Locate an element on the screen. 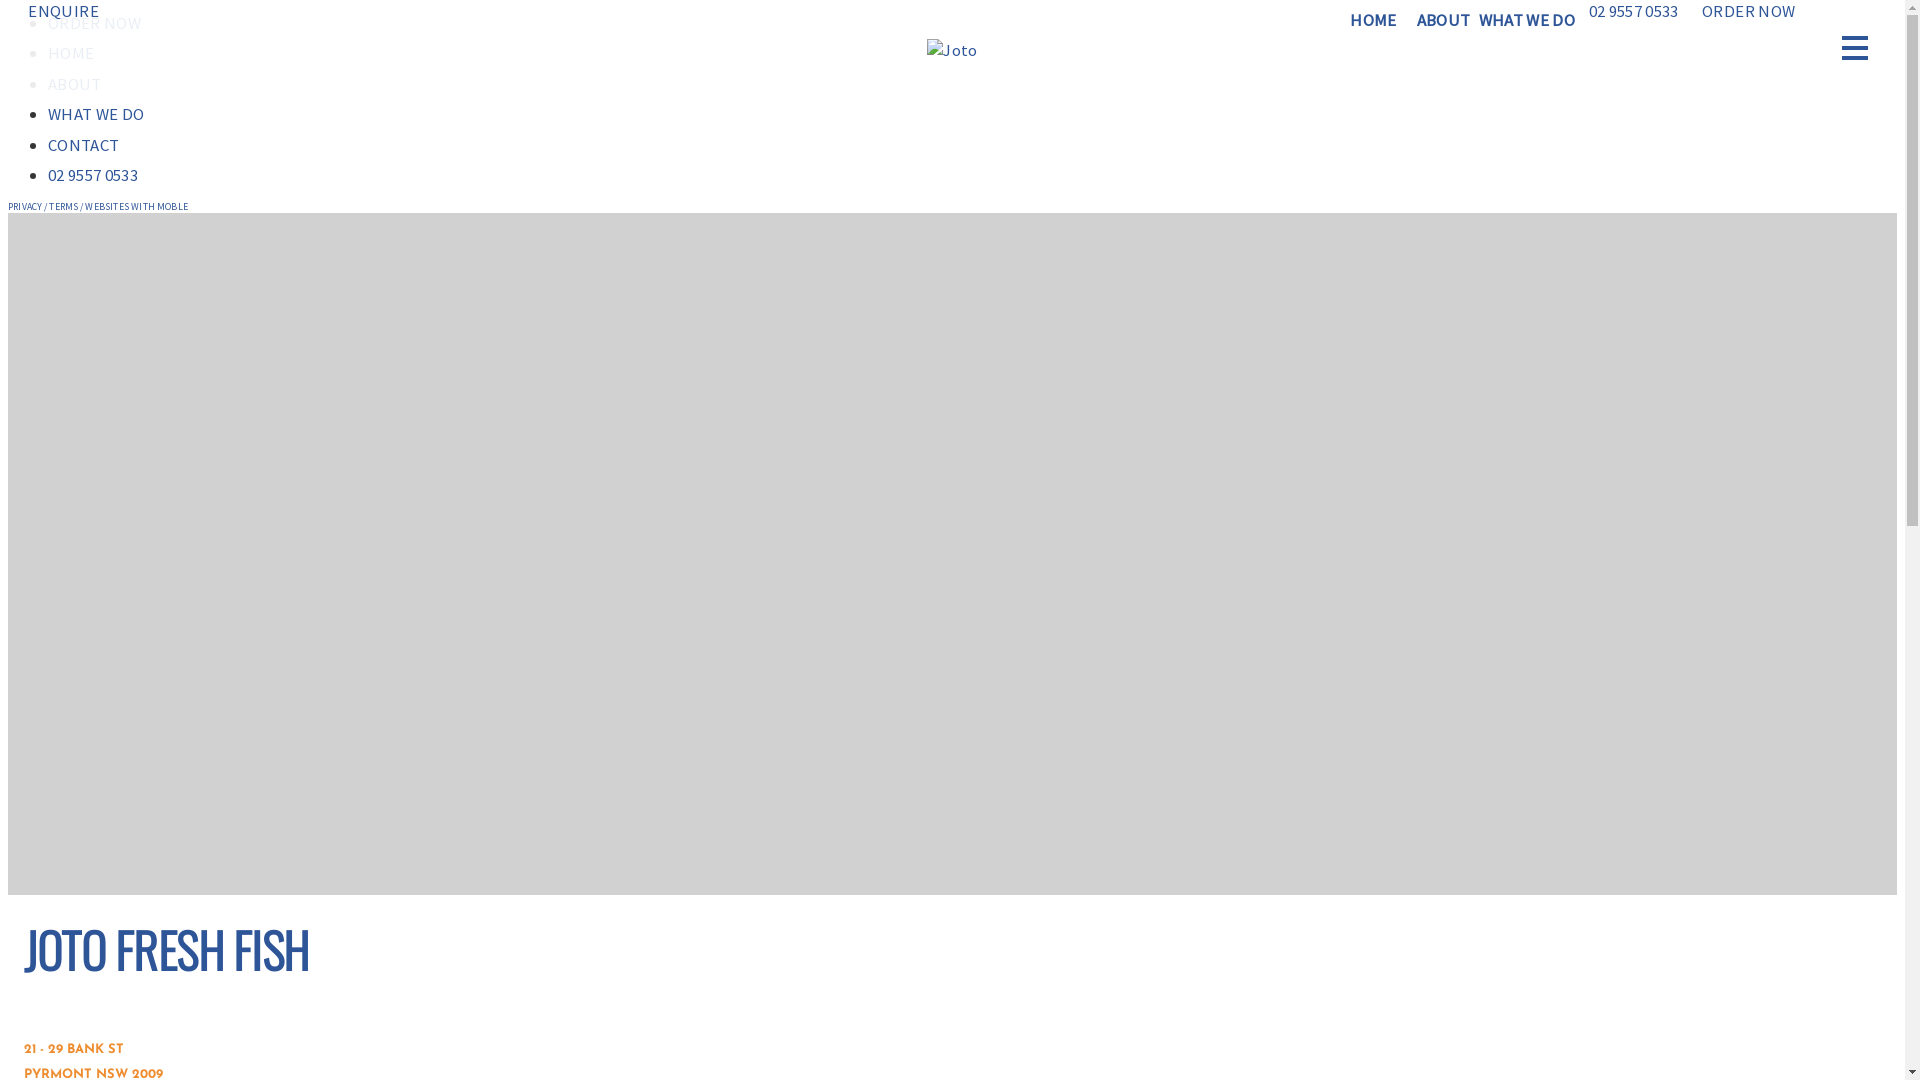 Image resolution: width=1920 pixels, height=1080 pixels. 'CONTACT' is located at coordinates (82, 144).